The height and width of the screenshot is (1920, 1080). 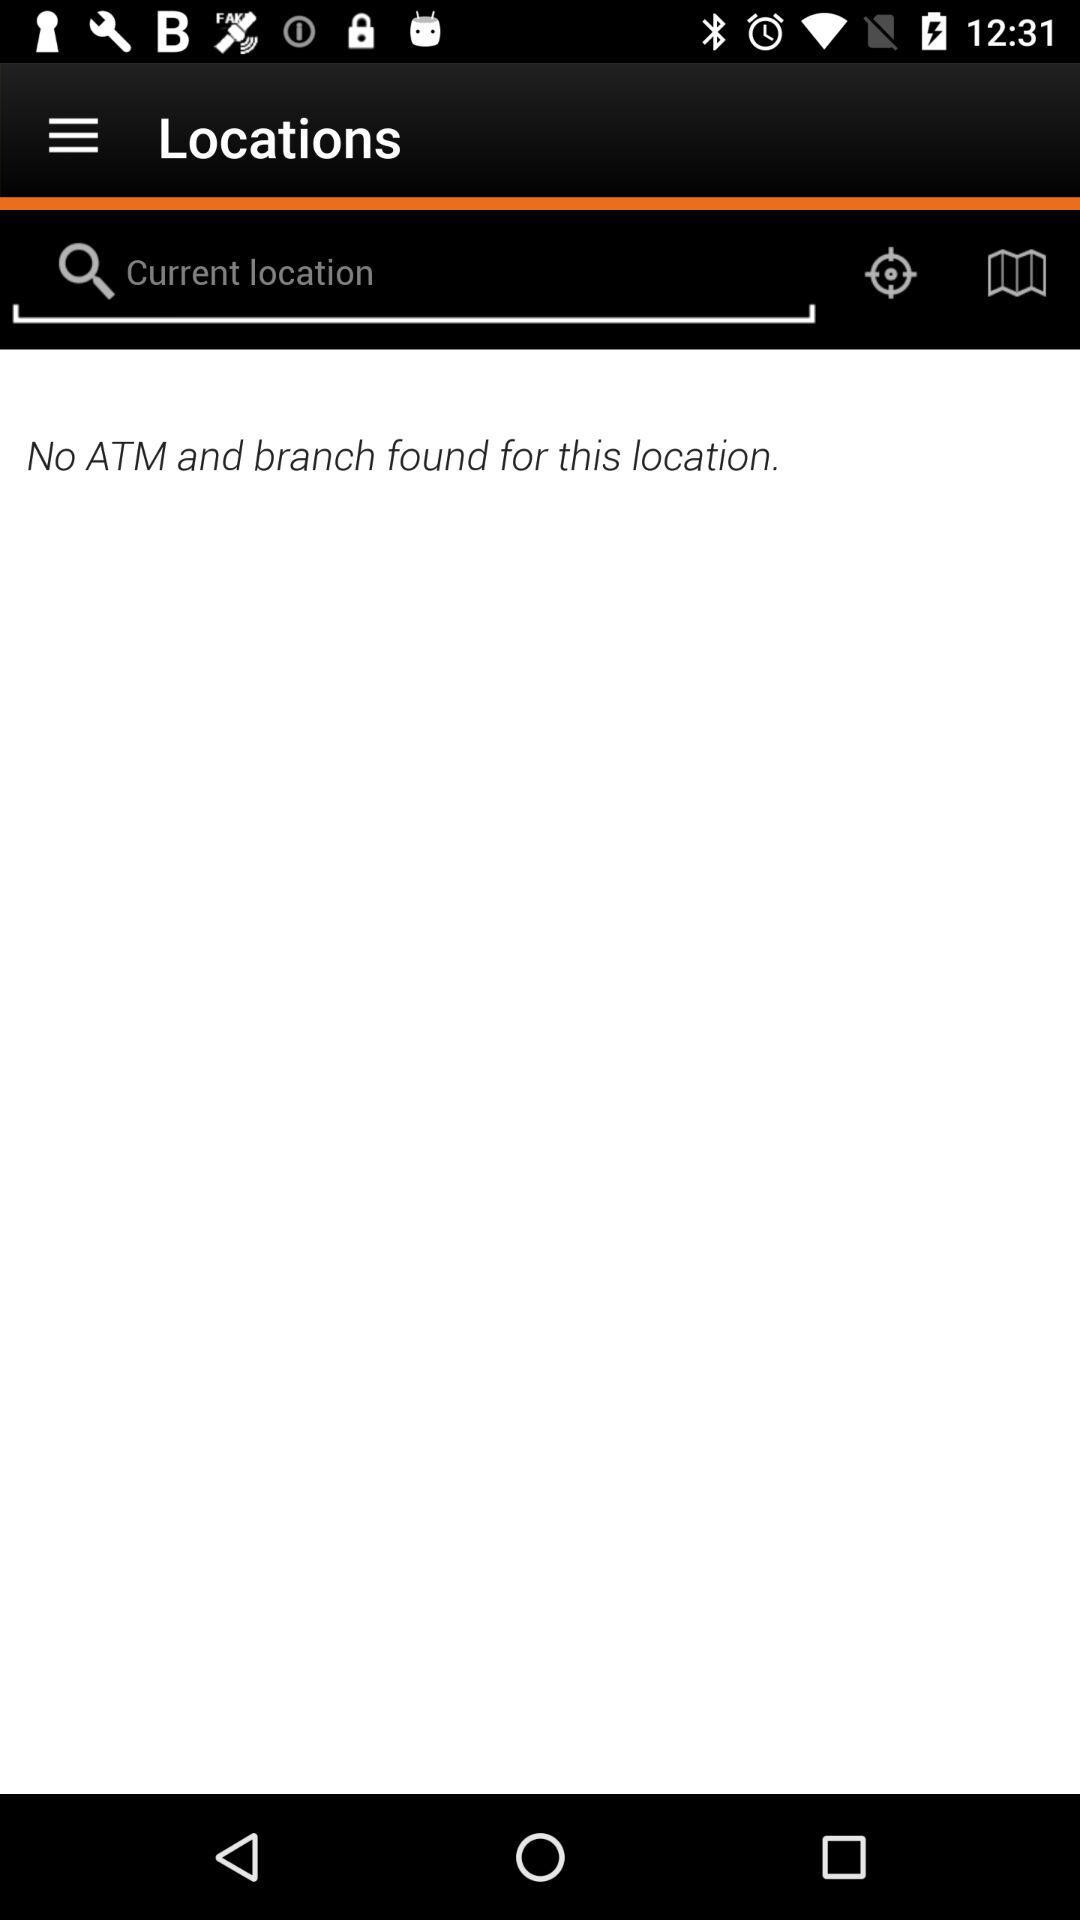 What do you see at coordinates (890, 272) in the screenshot?
I see `the item above the no atm and icon` at bounding box center [890, 272].